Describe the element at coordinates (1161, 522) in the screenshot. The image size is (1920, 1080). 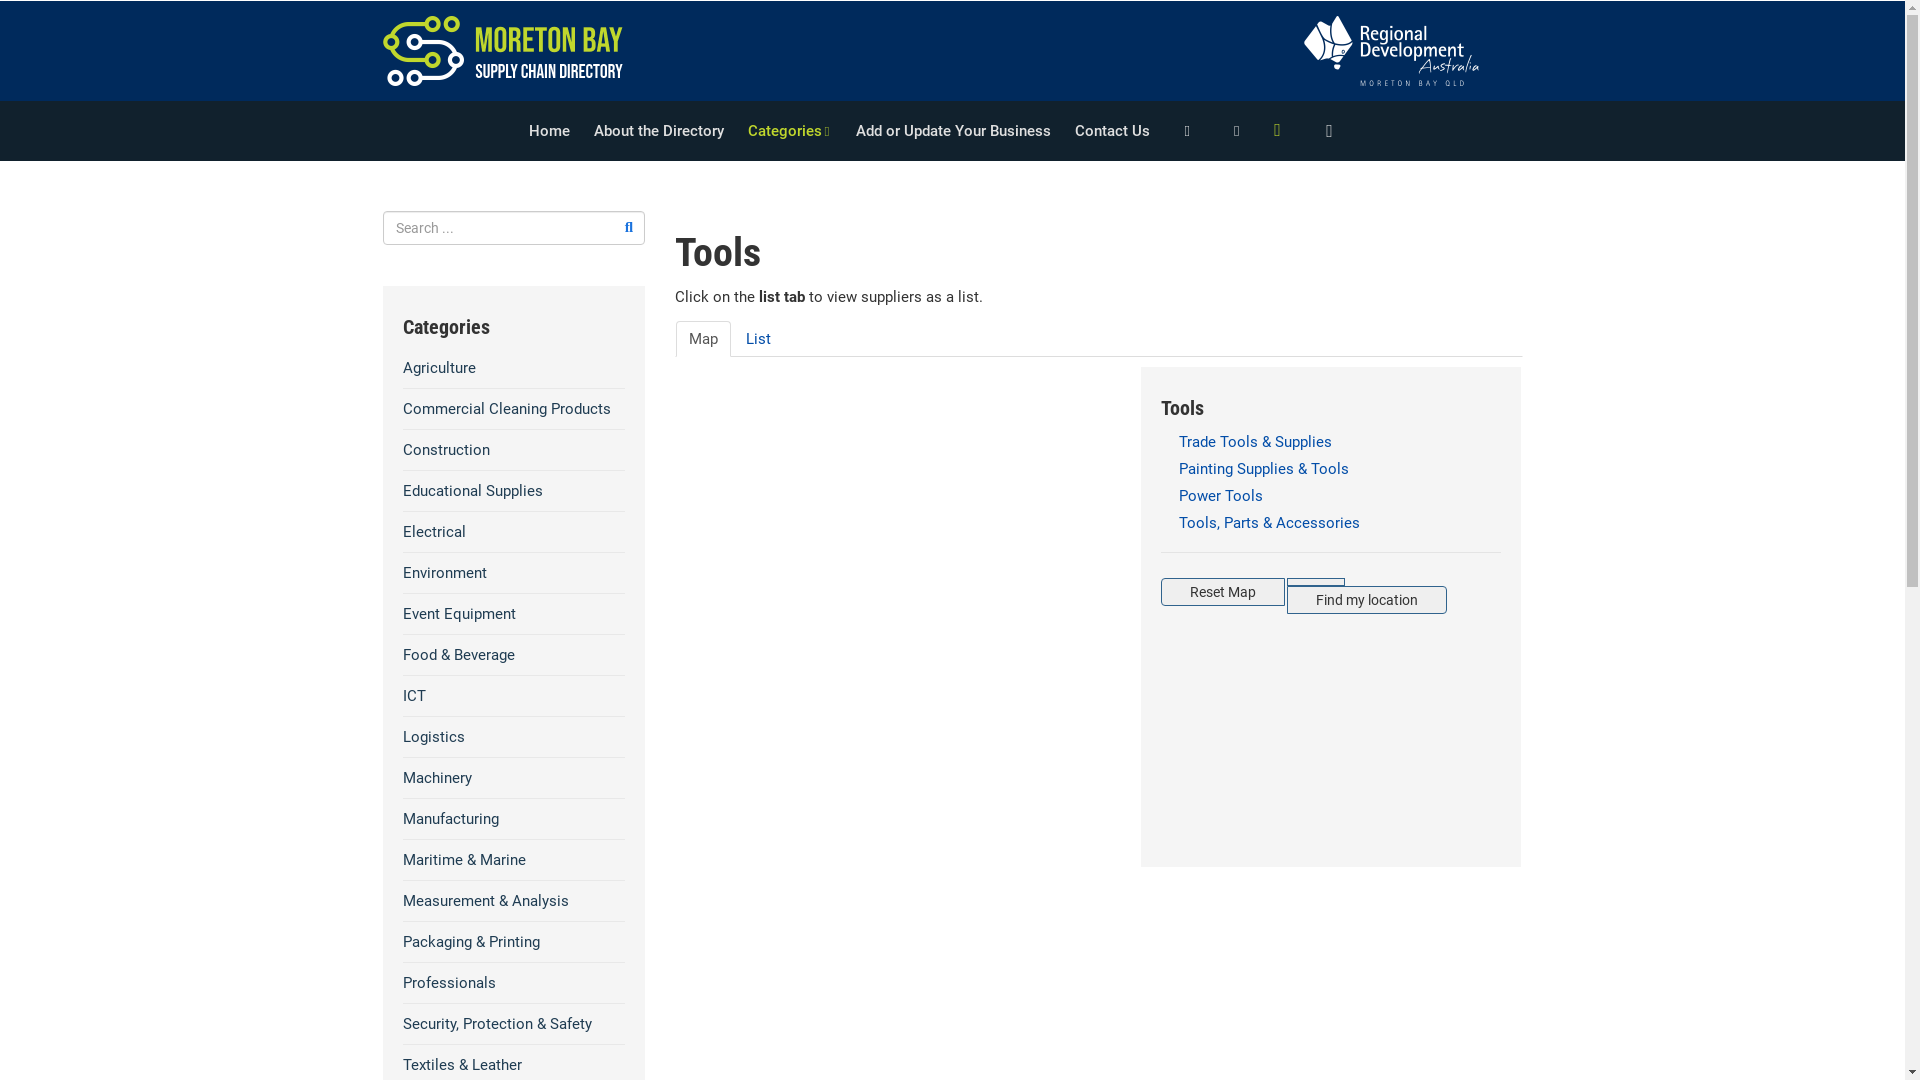
I see `'Tools, Parts & Accessories'` at that location.